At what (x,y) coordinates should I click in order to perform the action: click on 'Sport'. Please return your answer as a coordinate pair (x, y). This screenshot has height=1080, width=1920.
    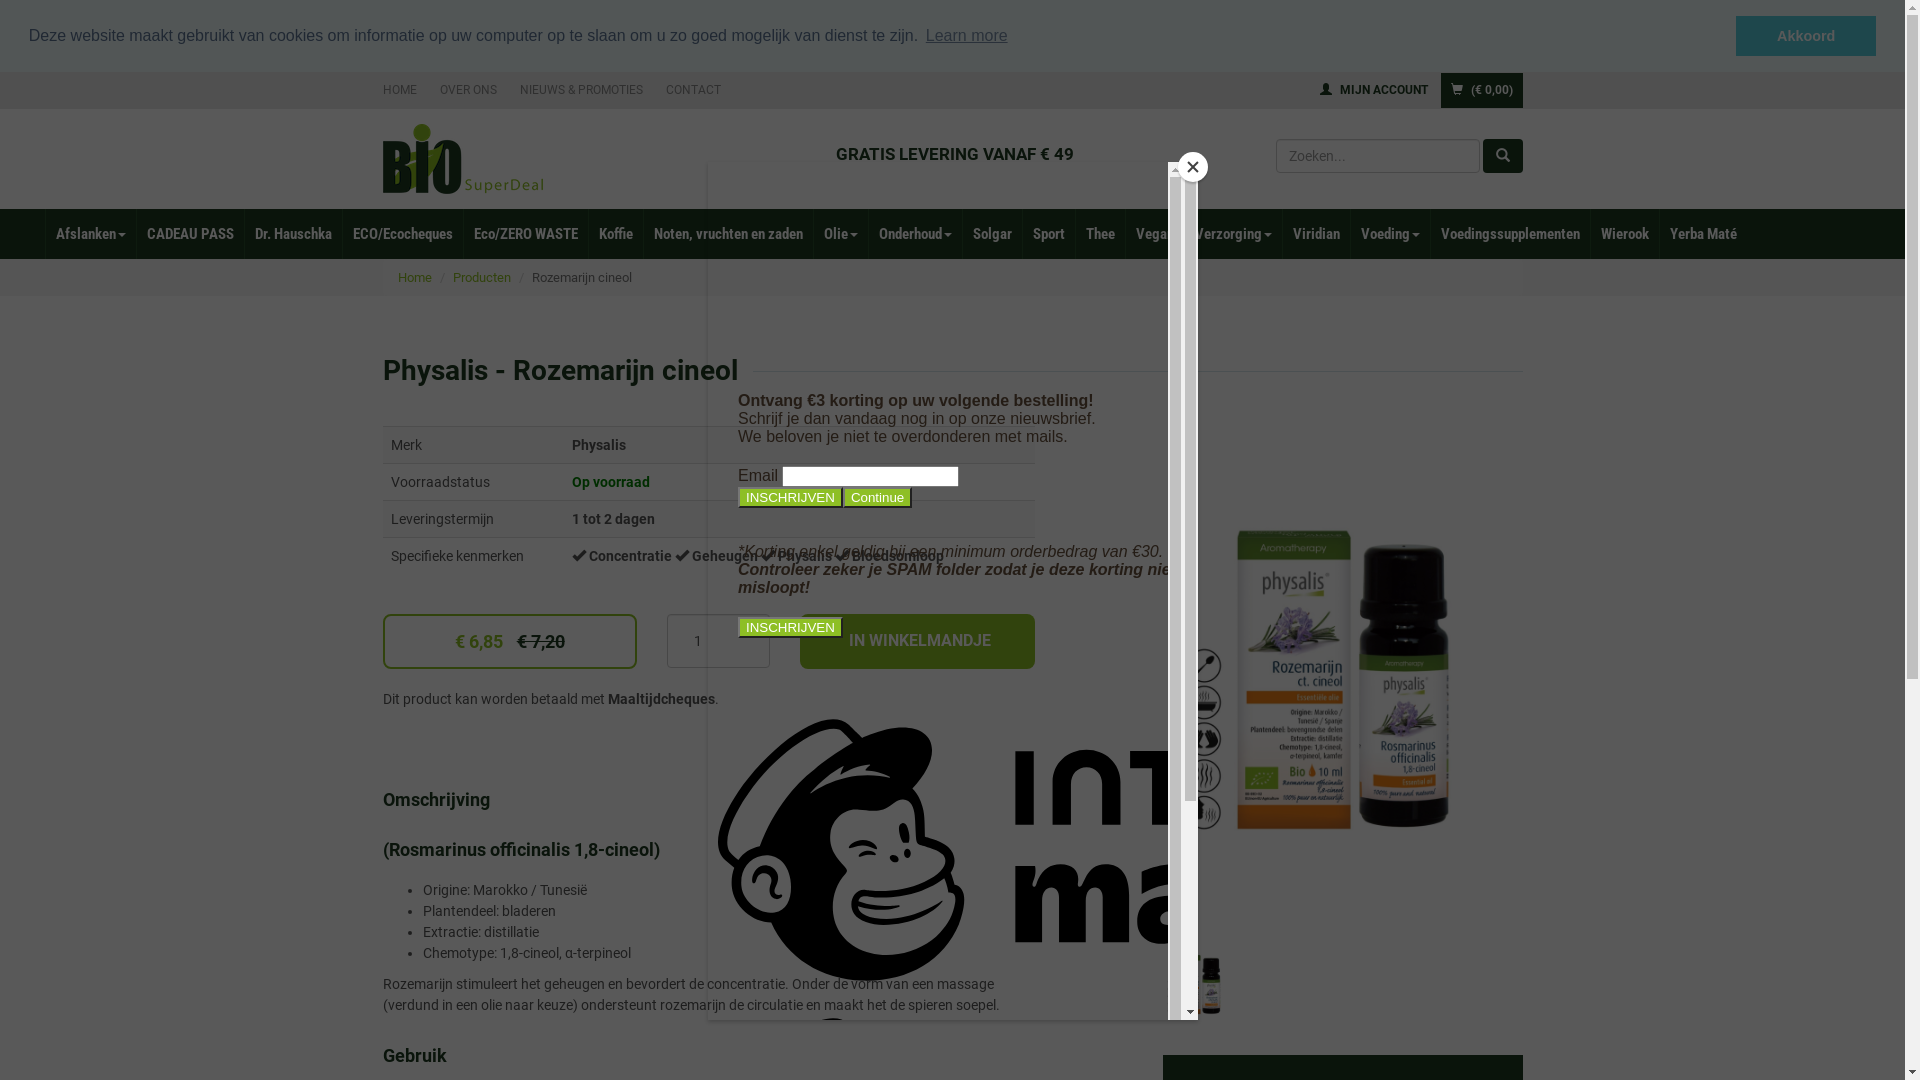
    Looking at the image, I should click on (1047, 231).